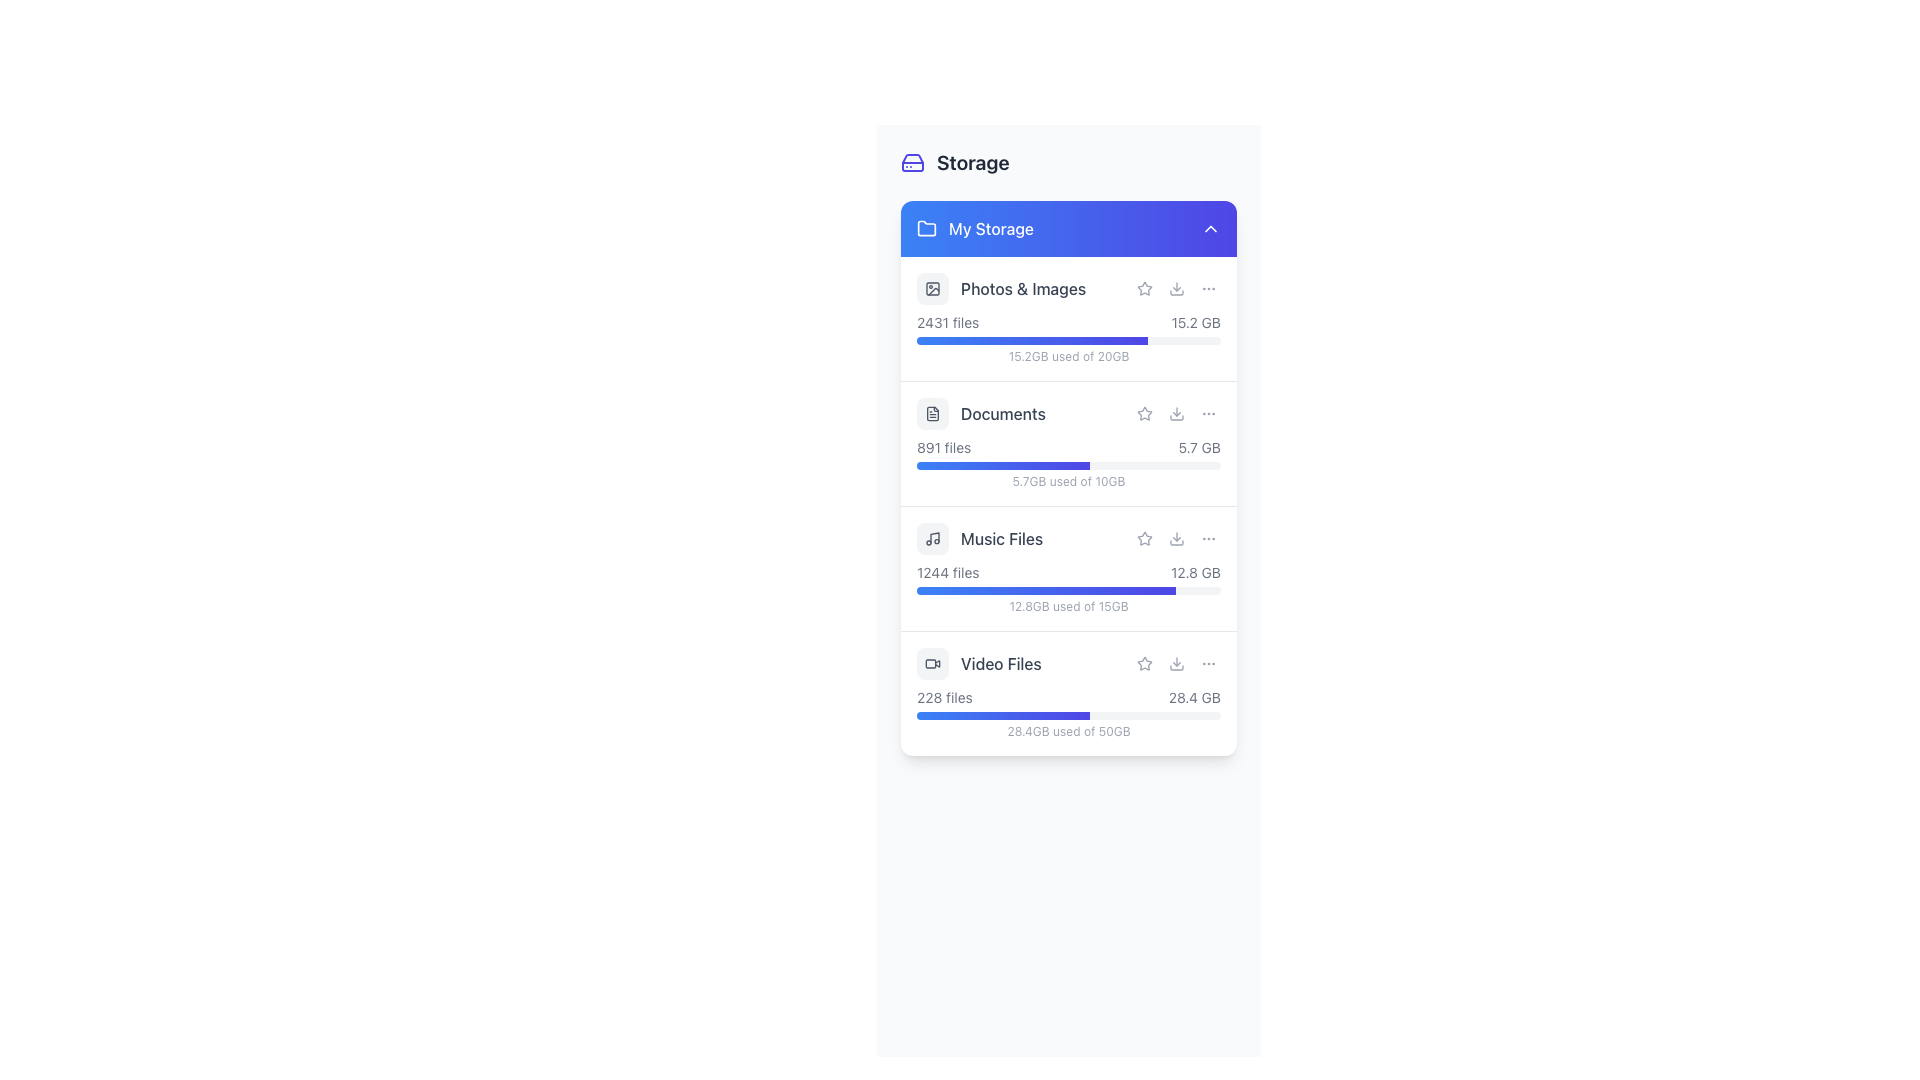 The width and height of the screenshot is (1920, 1080). What do you see at coordinates (1068, 663) in the screenshot?
I see `the fourth segment in the vertical list of storage categories, which indicates a category for storing video files and is located below 'Music Files'` at bounding box center [1068, 663].